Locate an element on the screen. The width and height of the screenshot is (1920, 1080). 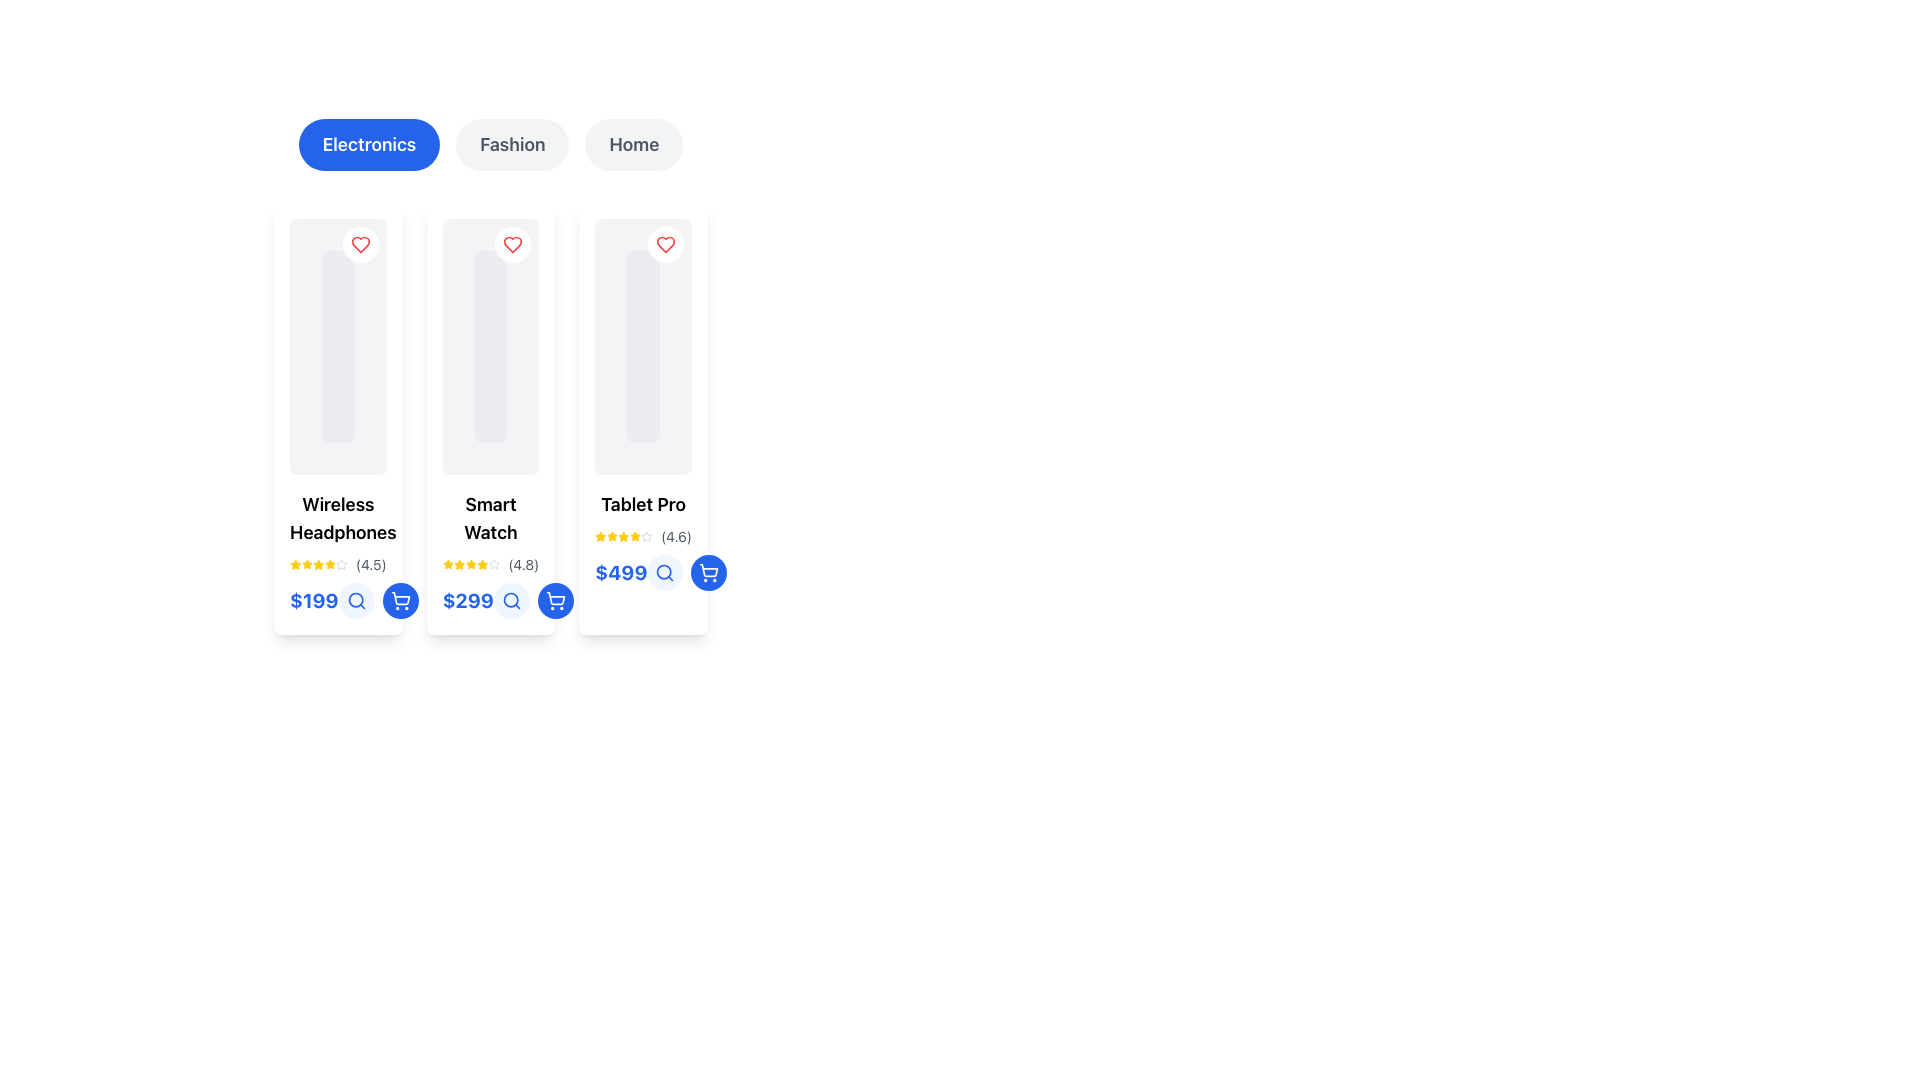
the second star icon in the rating system for 'Wireless Headphones' is located at coordinates (306, 564).